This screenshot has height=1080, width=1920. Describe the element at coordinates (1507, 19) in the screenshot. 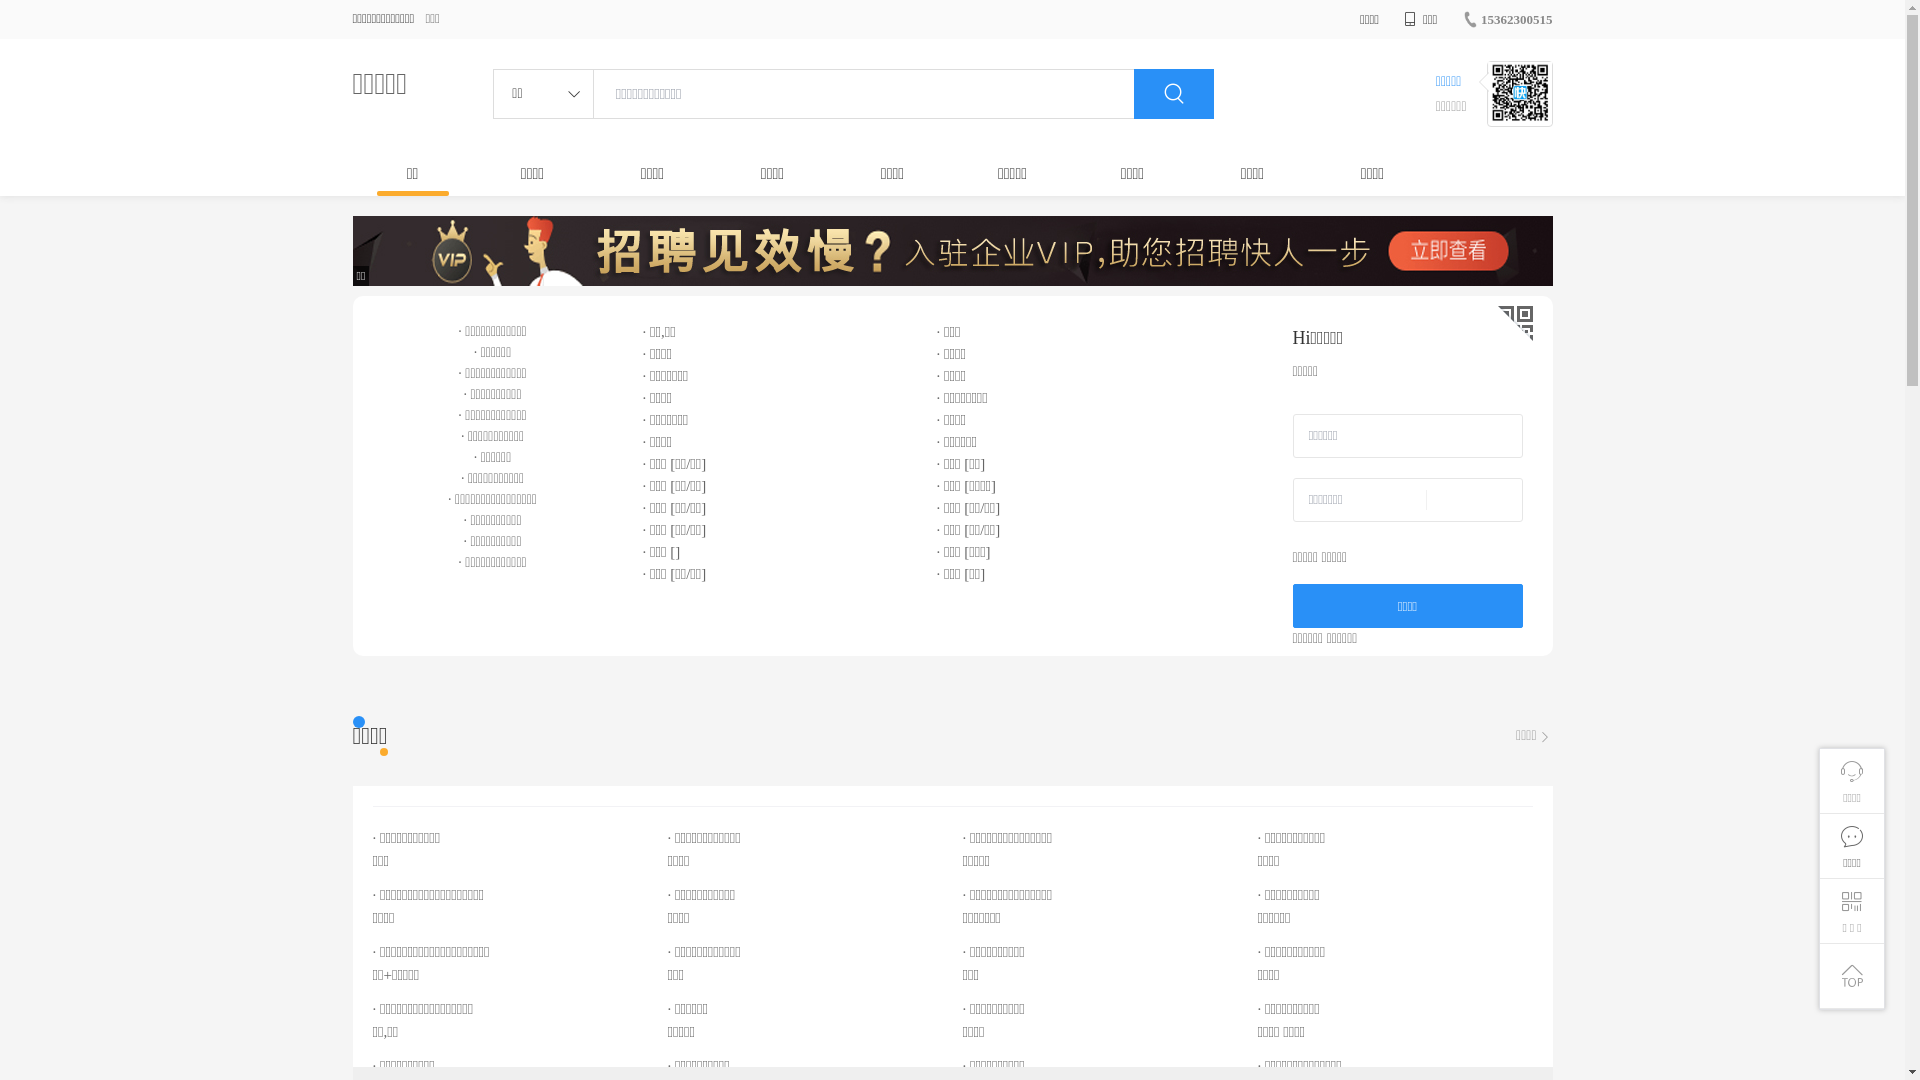

I see `'15362300515'` at that location.